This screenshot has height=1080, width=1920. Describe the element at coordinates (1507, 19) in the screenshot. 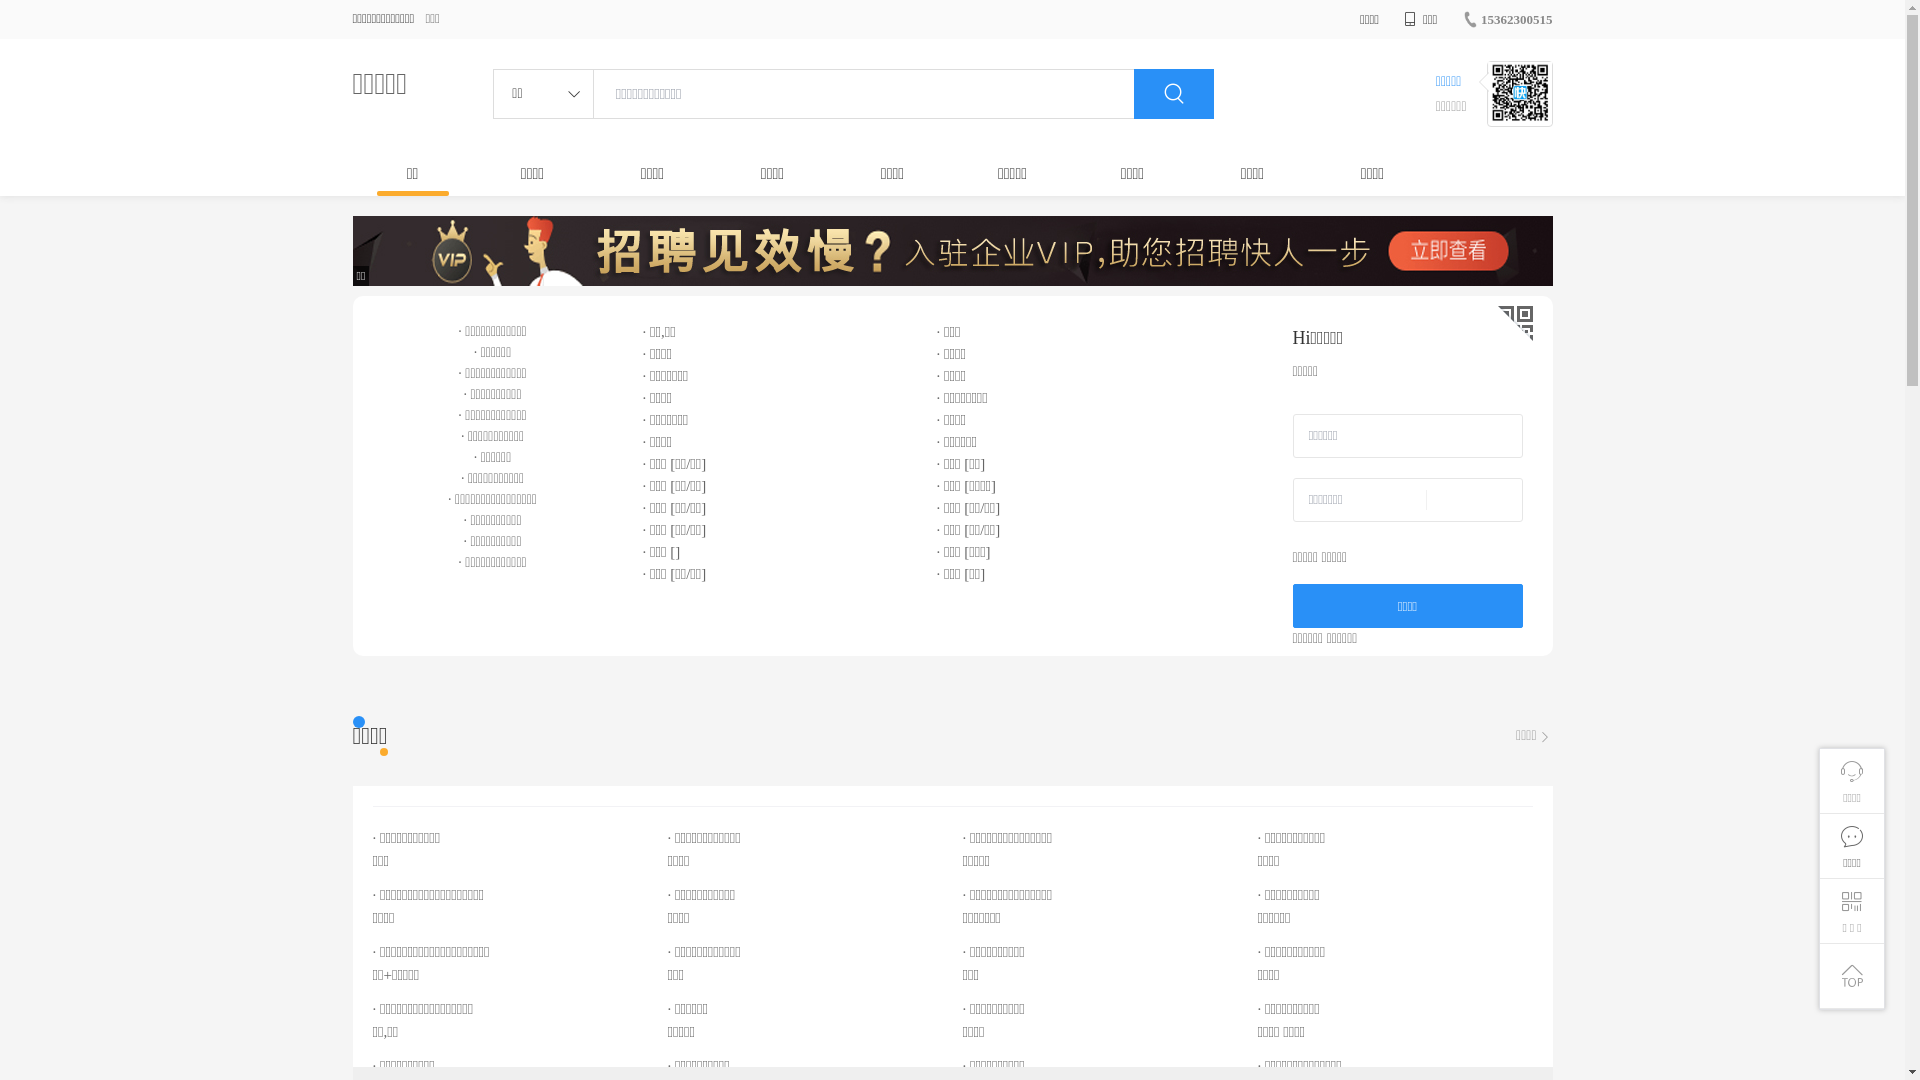

I see `'15362300515'` at that location.